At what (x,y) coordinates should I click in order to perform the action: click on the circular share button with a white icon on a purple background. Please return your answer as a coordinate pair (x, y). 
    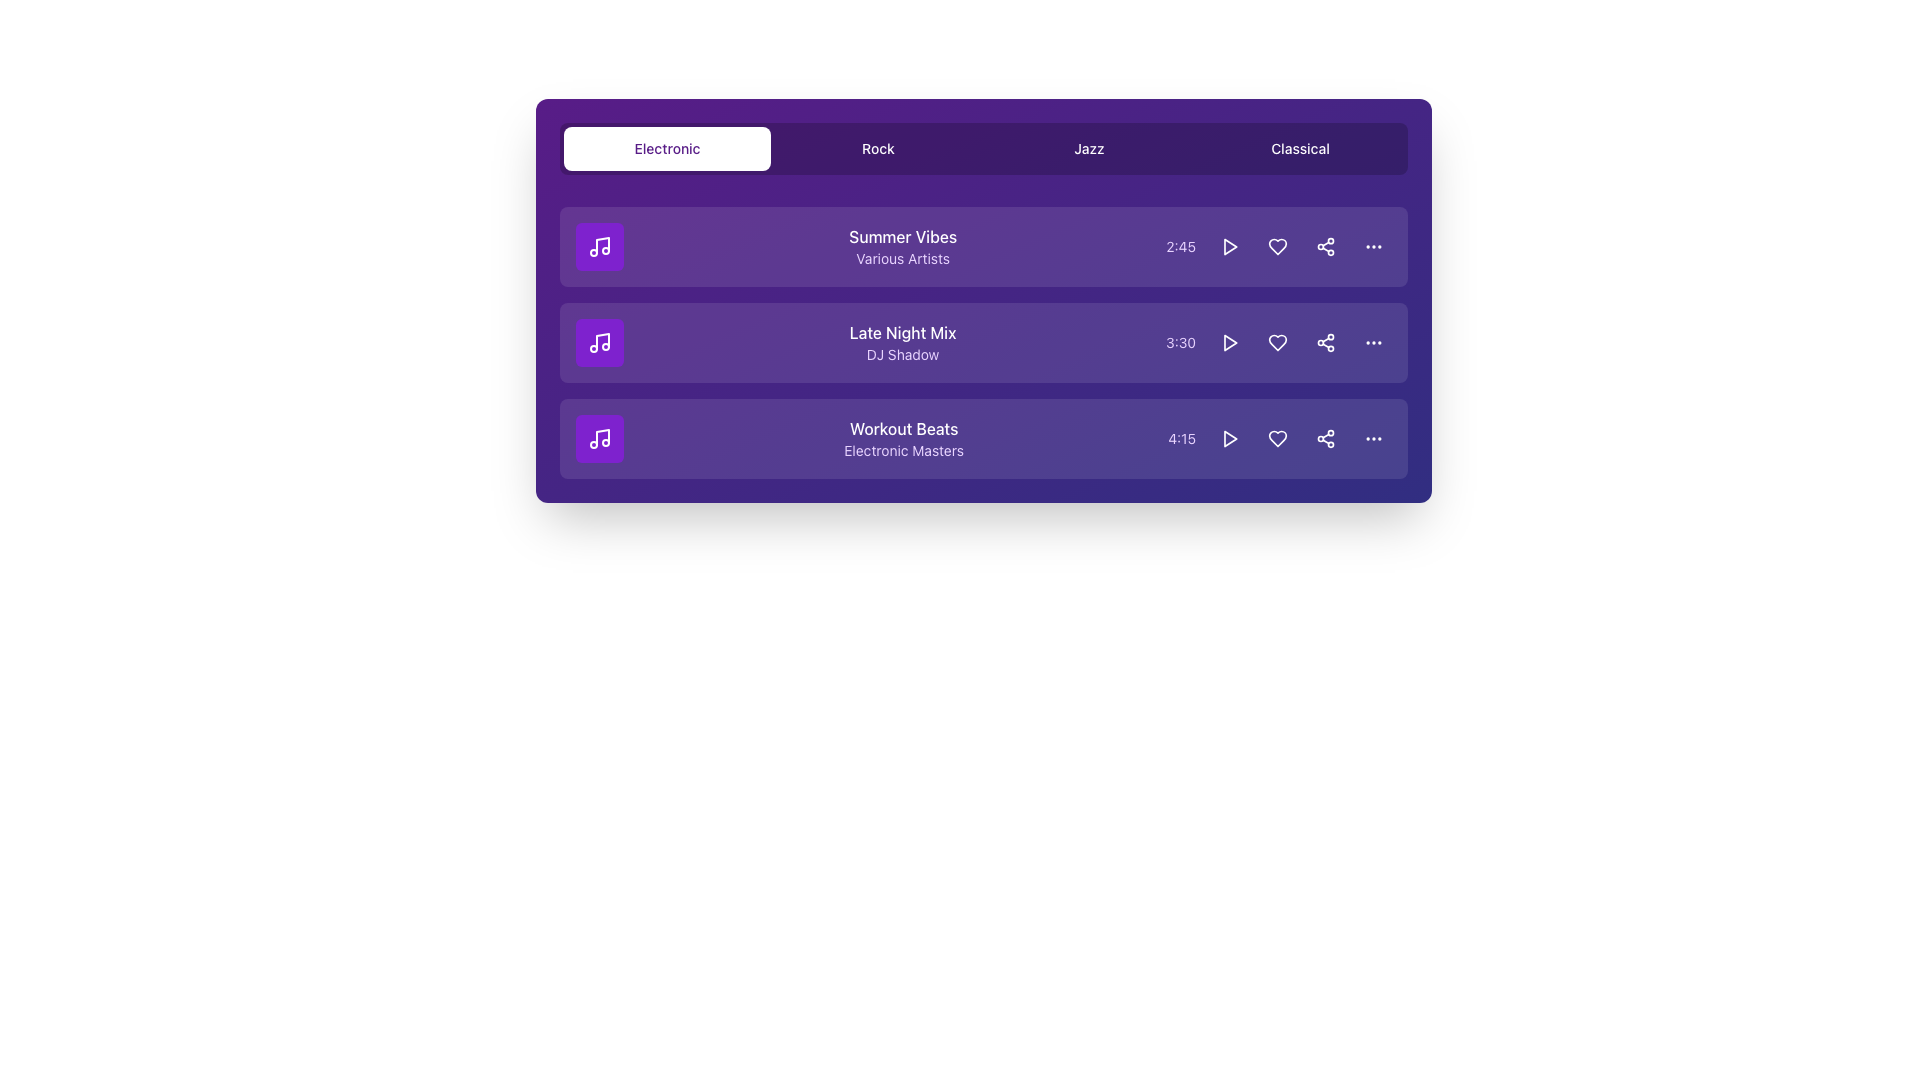
    Looking at the image, I should click on (1325, 438).